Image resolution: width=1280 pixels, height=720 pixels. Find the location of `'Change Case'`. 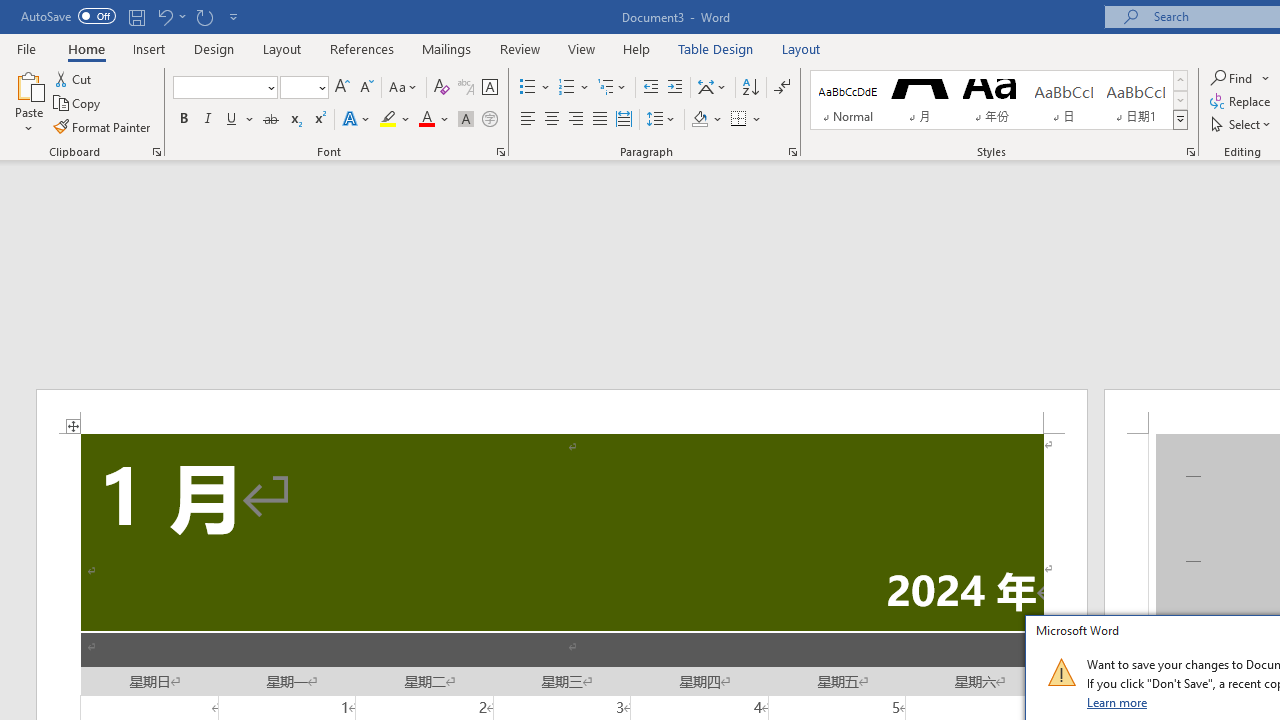

'Change Case' is located at coordinates (403, 86).